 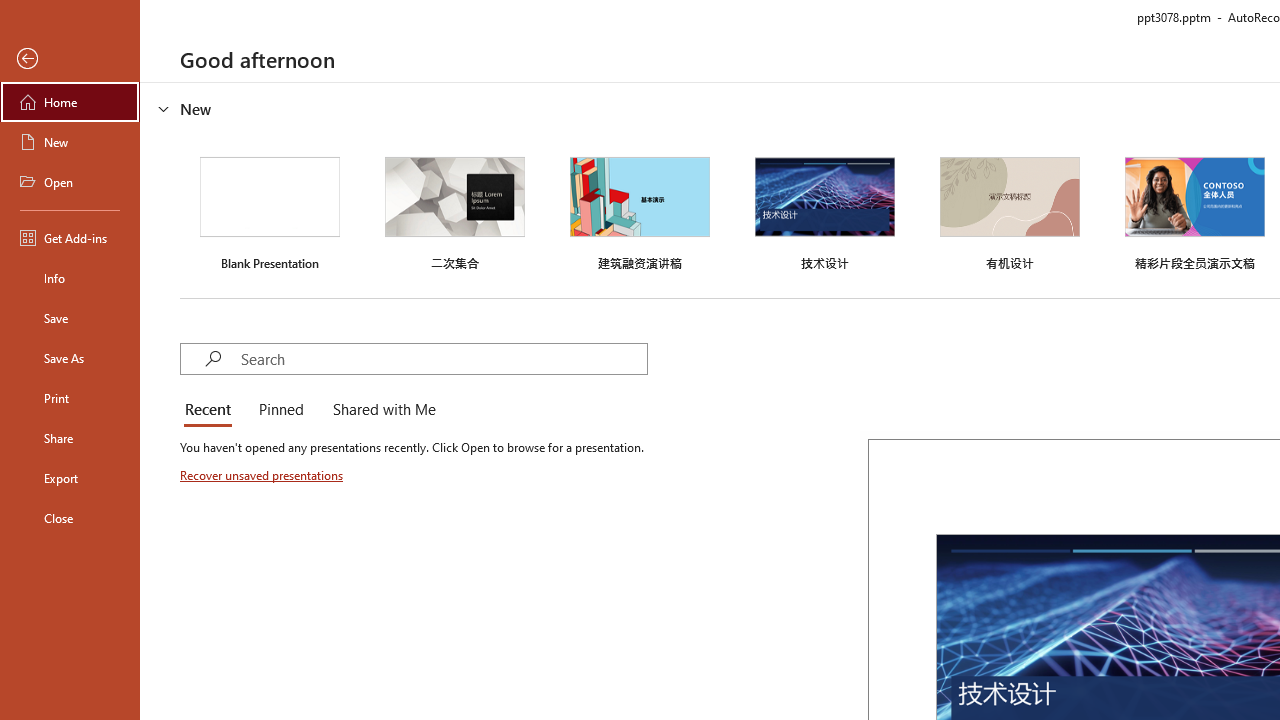 I want to click on 'Hide or show region', so click(x=164, y=109).